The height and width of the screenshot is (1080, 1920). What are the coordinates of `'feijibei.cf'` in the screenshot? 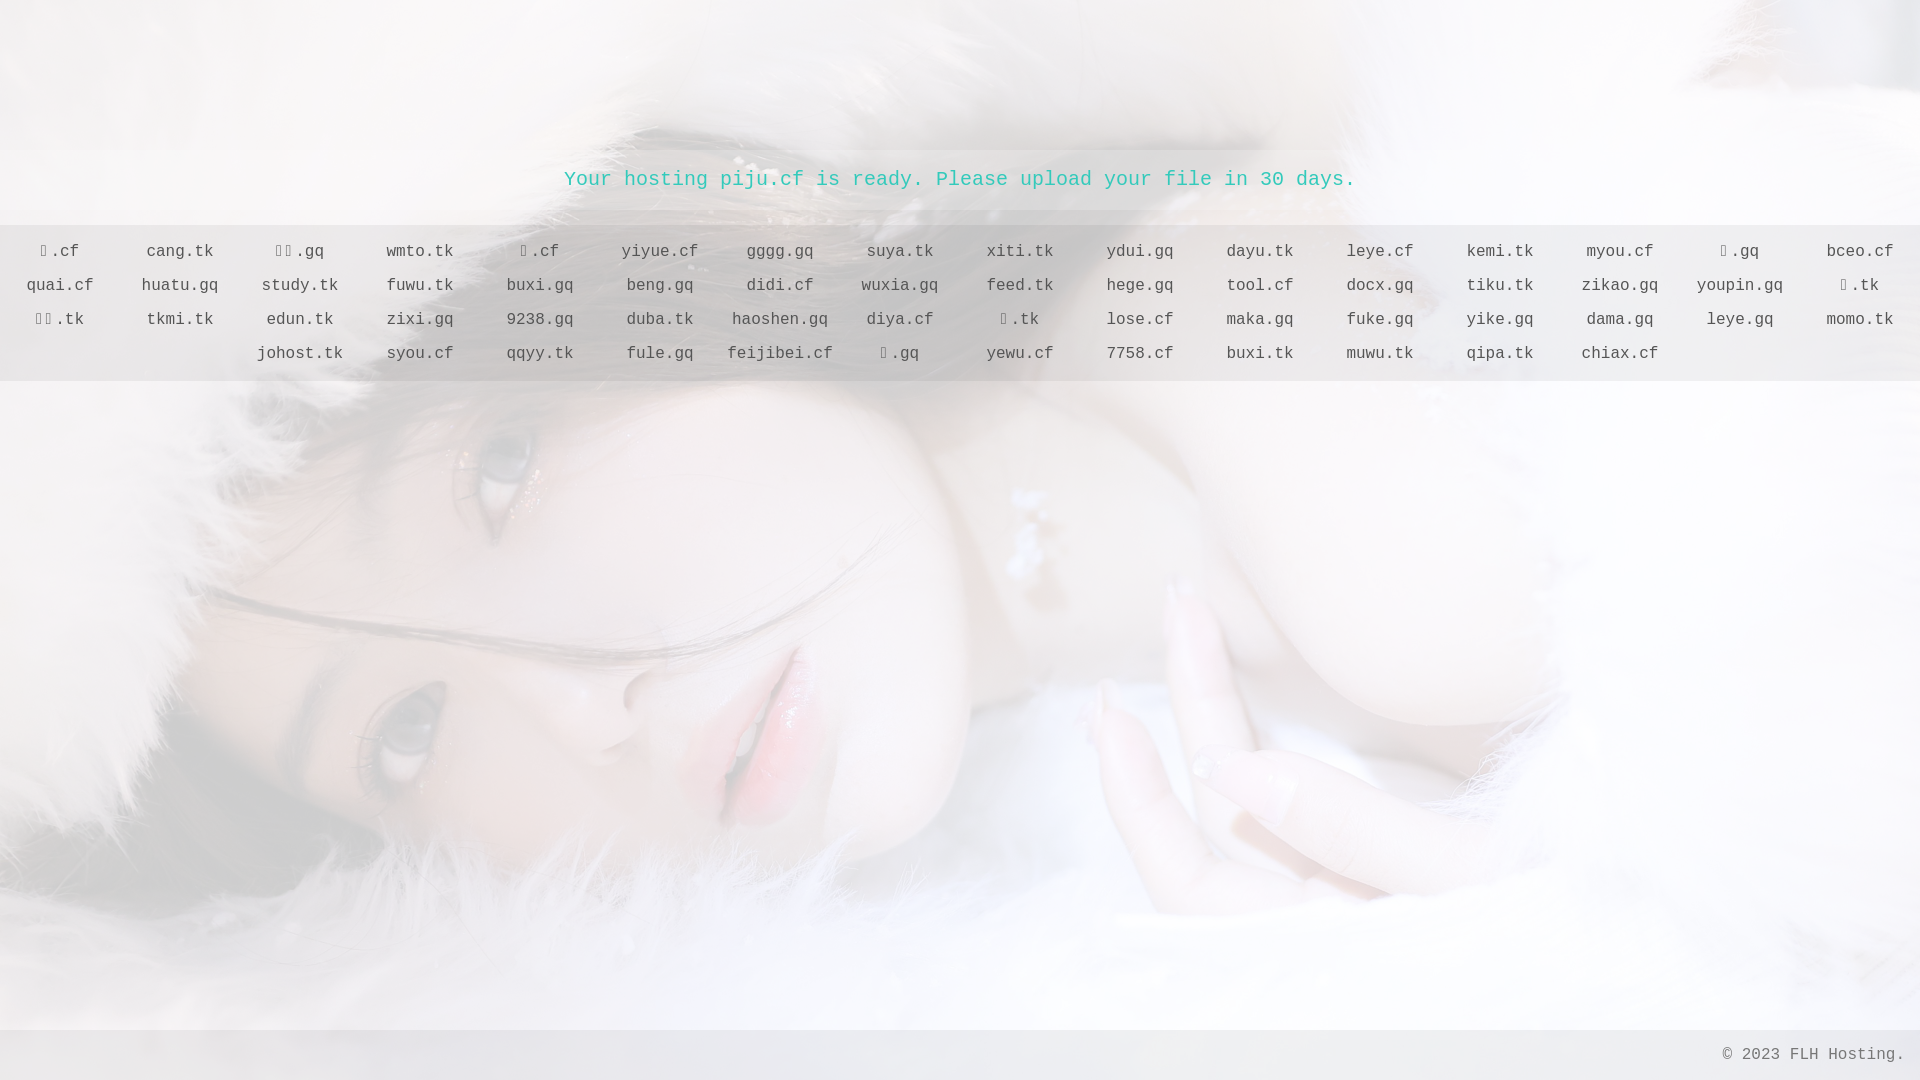 It's located at (778, 353).